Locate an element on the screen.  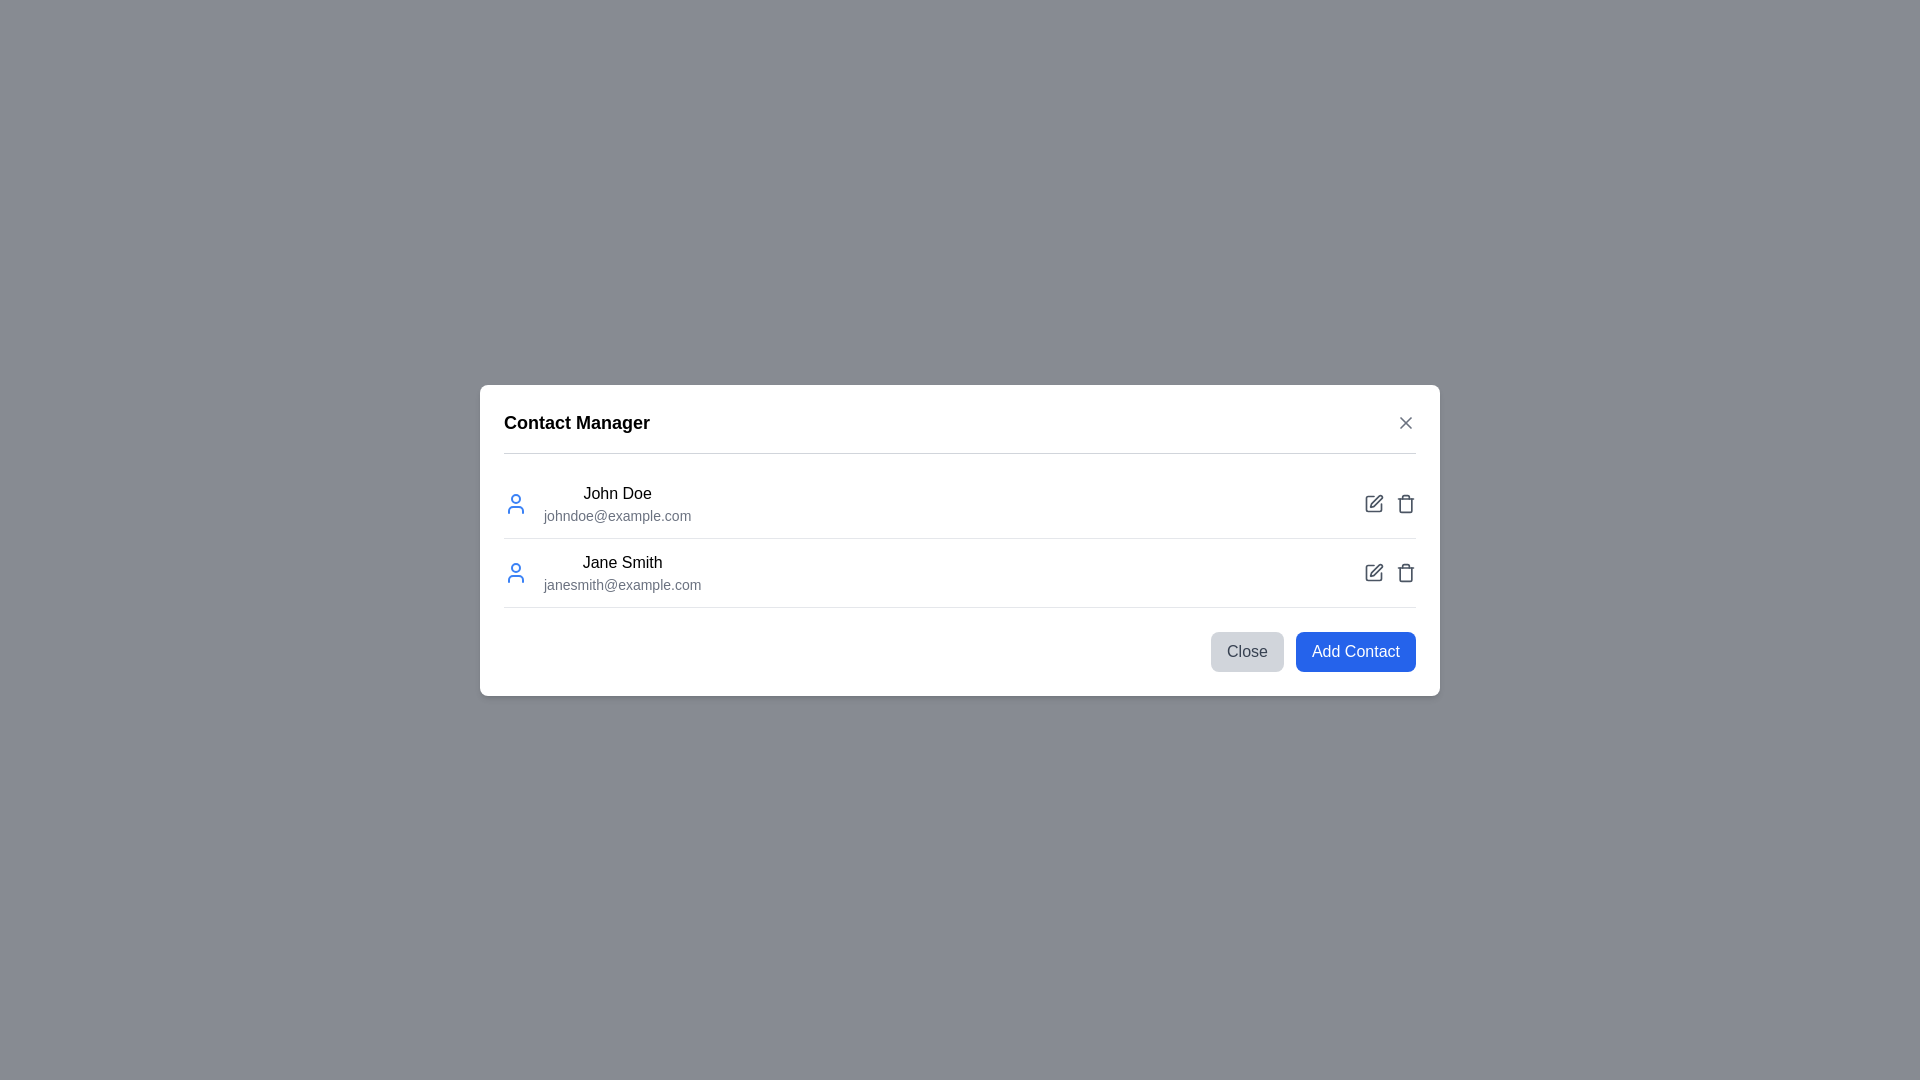
the close-icon button styled as an 'X' located in the top right corner of the 'Contact Manager' header section is located at coordinates (1405, 421).